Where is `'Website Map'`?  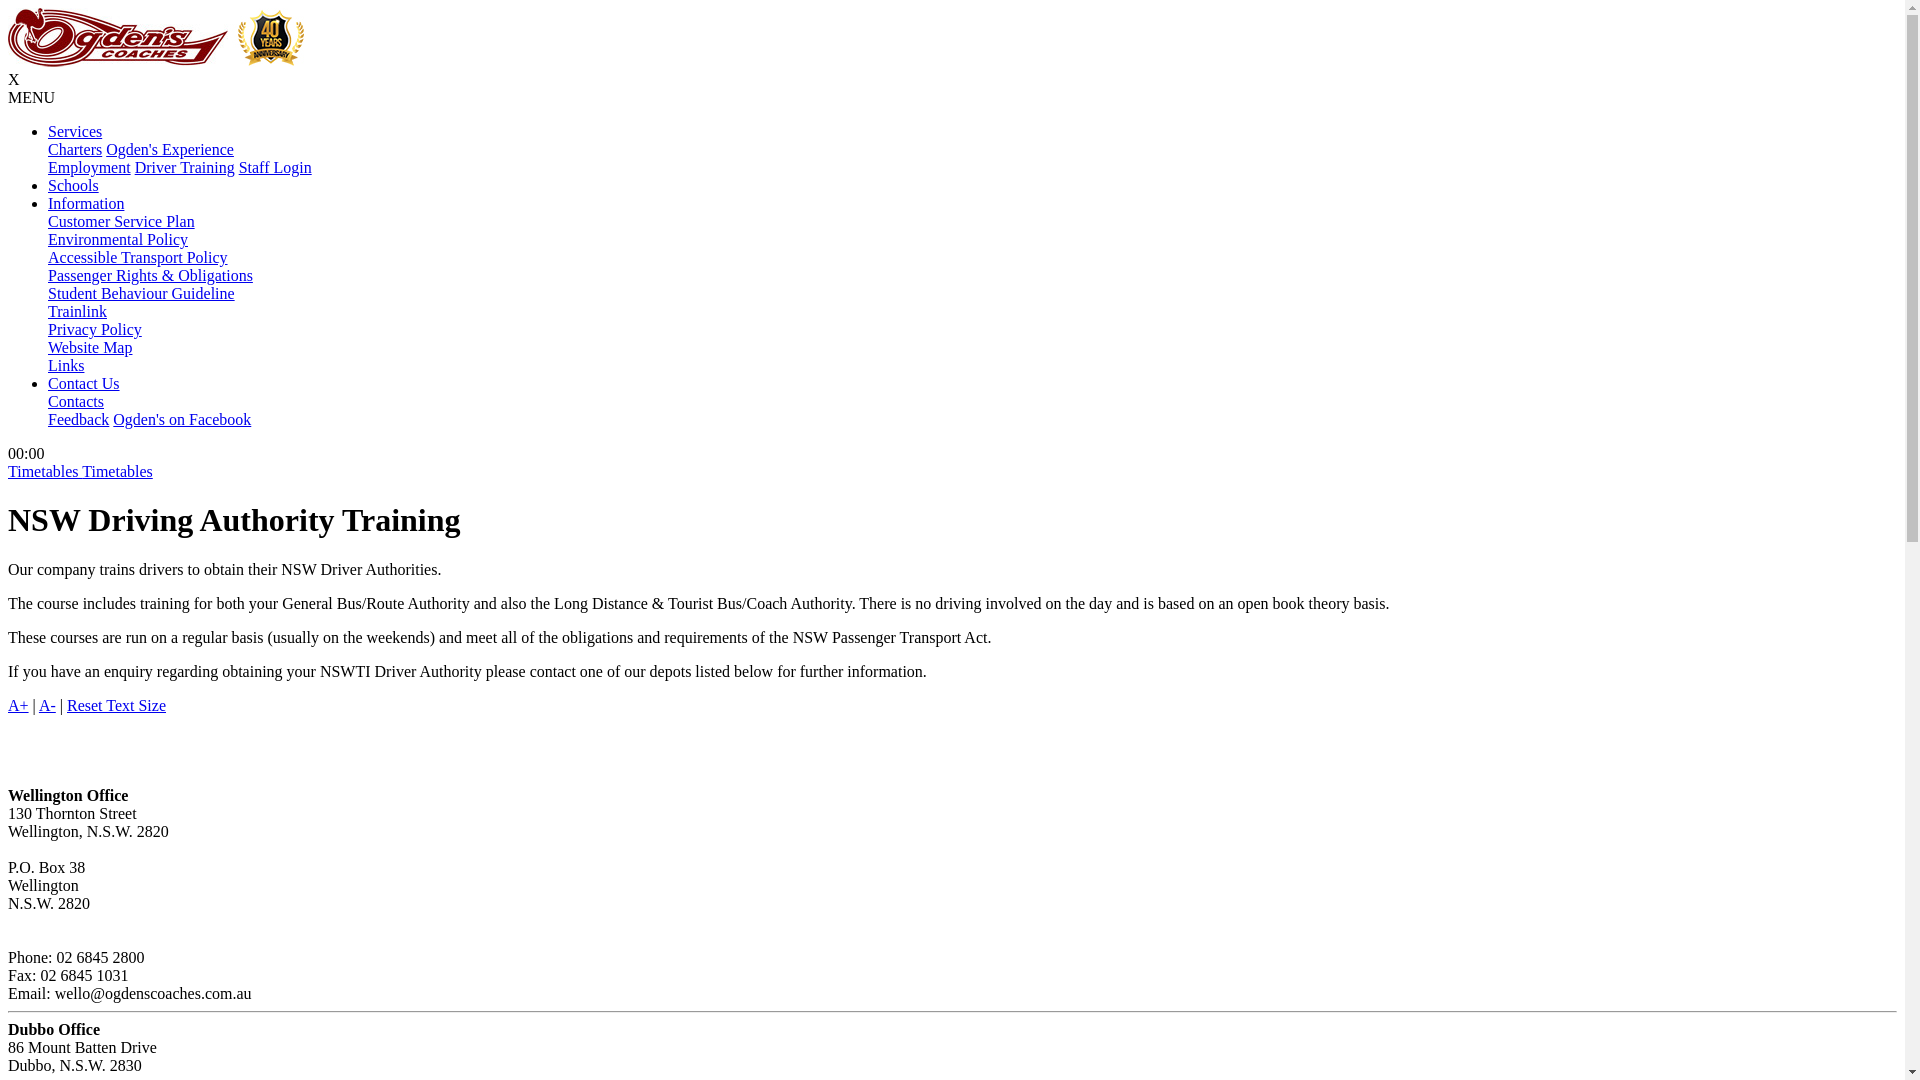
'Website Map' is located at coordinates (89, 346).